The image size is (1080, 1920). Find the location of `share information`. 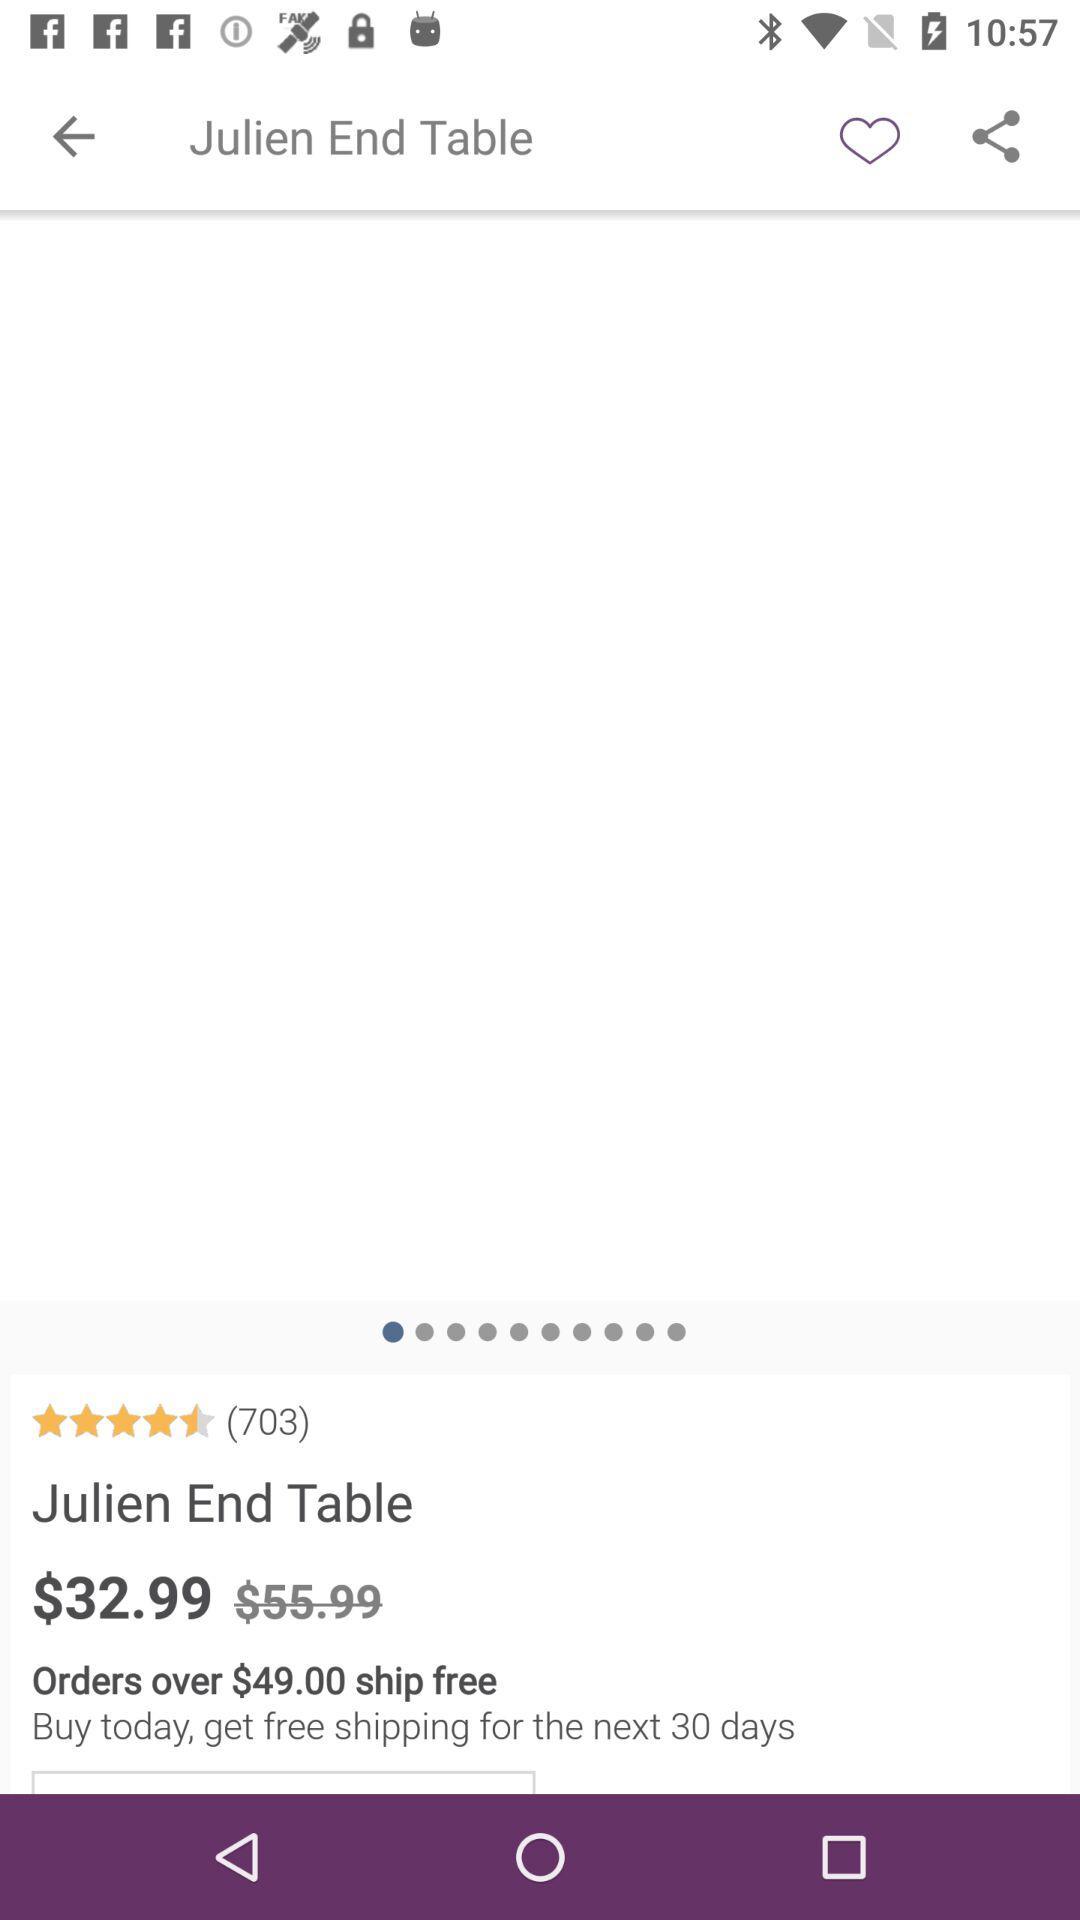

share information is located at coordinates (995, 135).